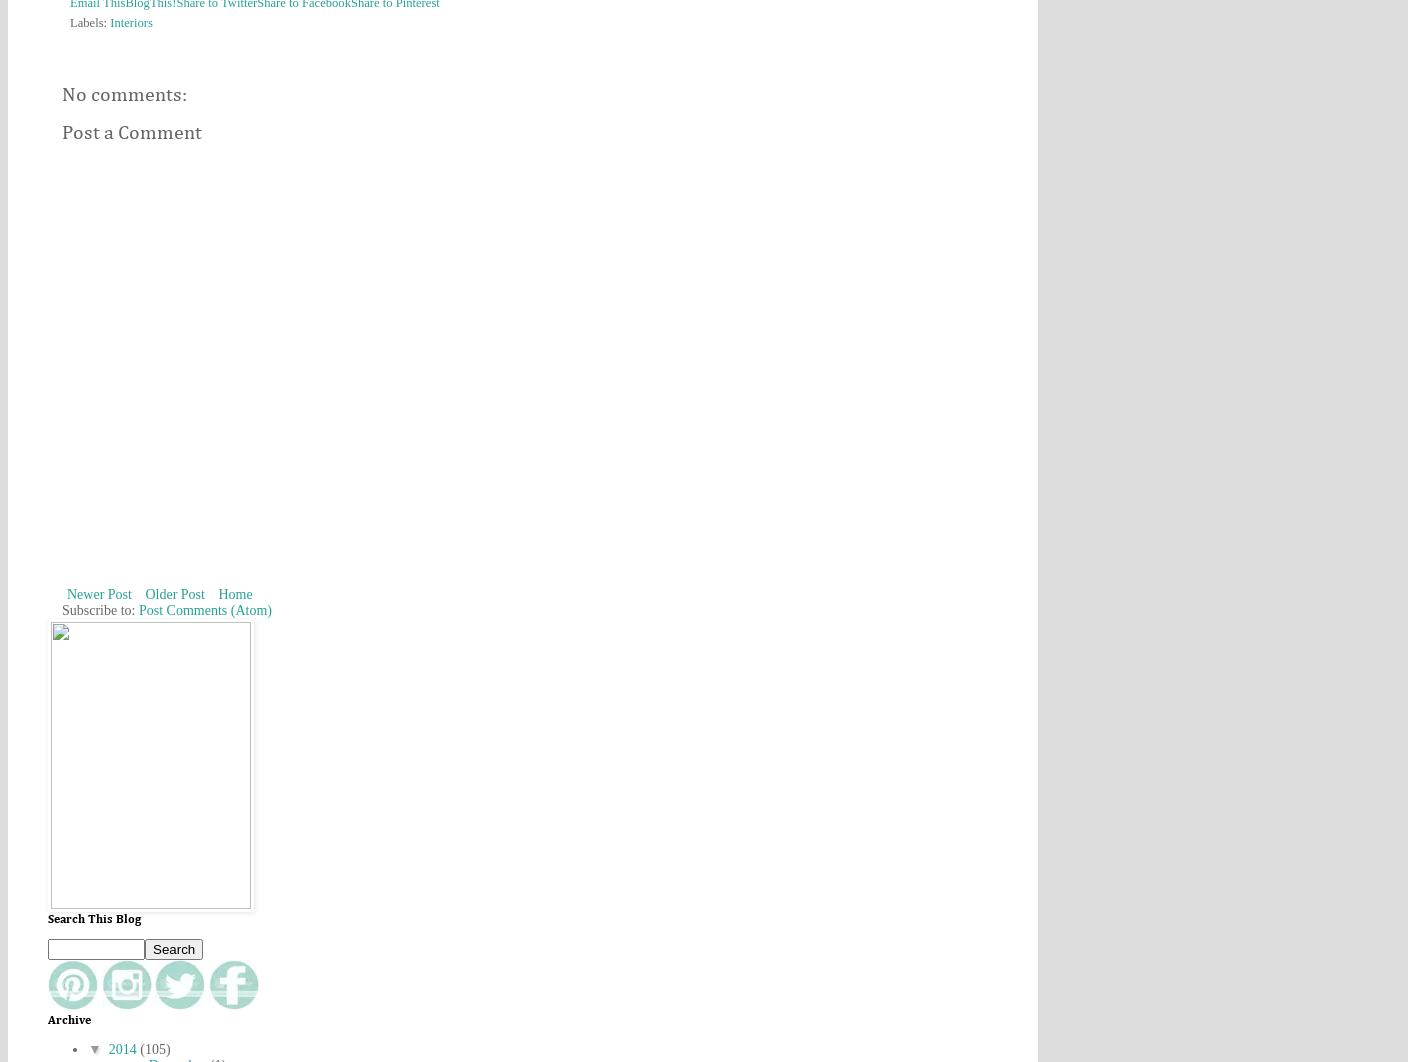 The width and height of the screenshot is (1408, 1062). What do you see at coordinates (100, 610) in the screenshot?
I see `'Subscribe to:'` at bounding box center [100, 610].